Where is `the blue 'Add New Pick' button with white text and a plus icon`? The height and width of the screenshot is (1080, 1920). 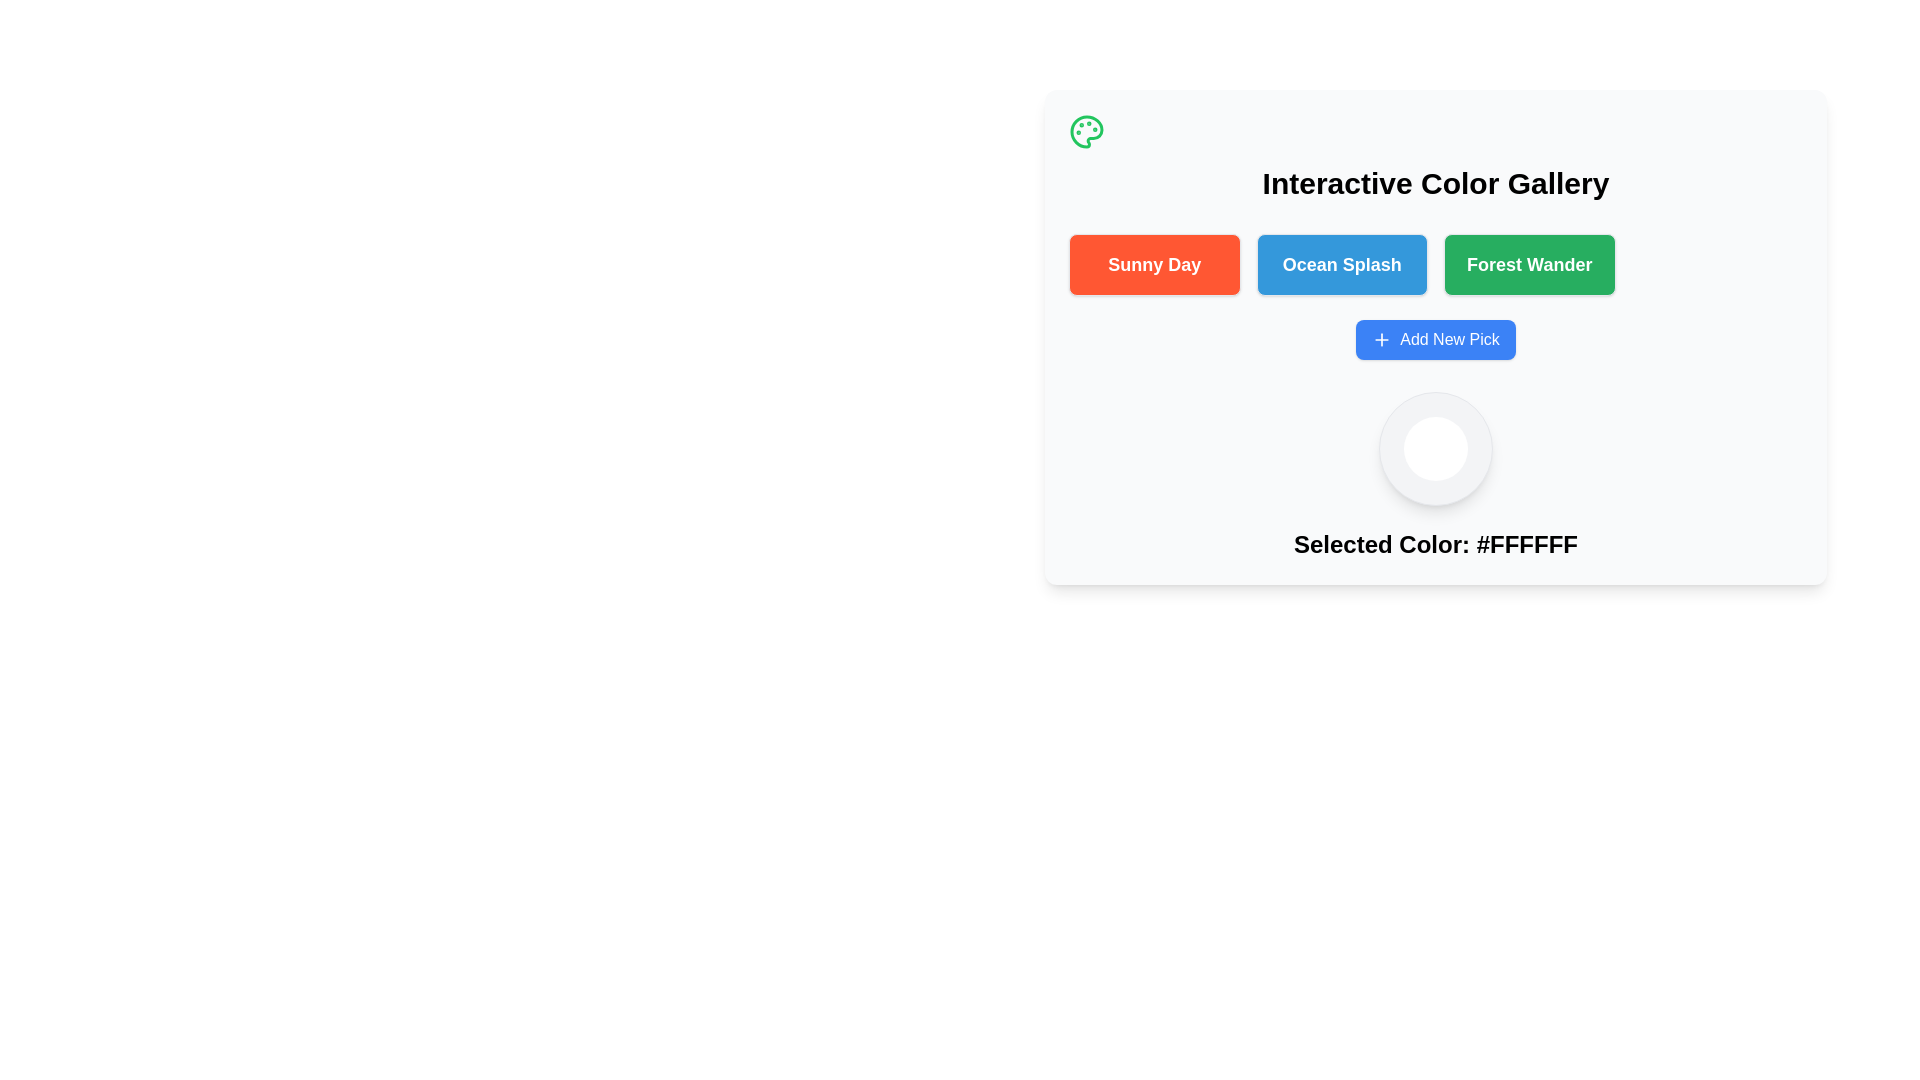 the blue 'Add New Pick' button with white text and a plus icon is located at coordinates (1434, 338).